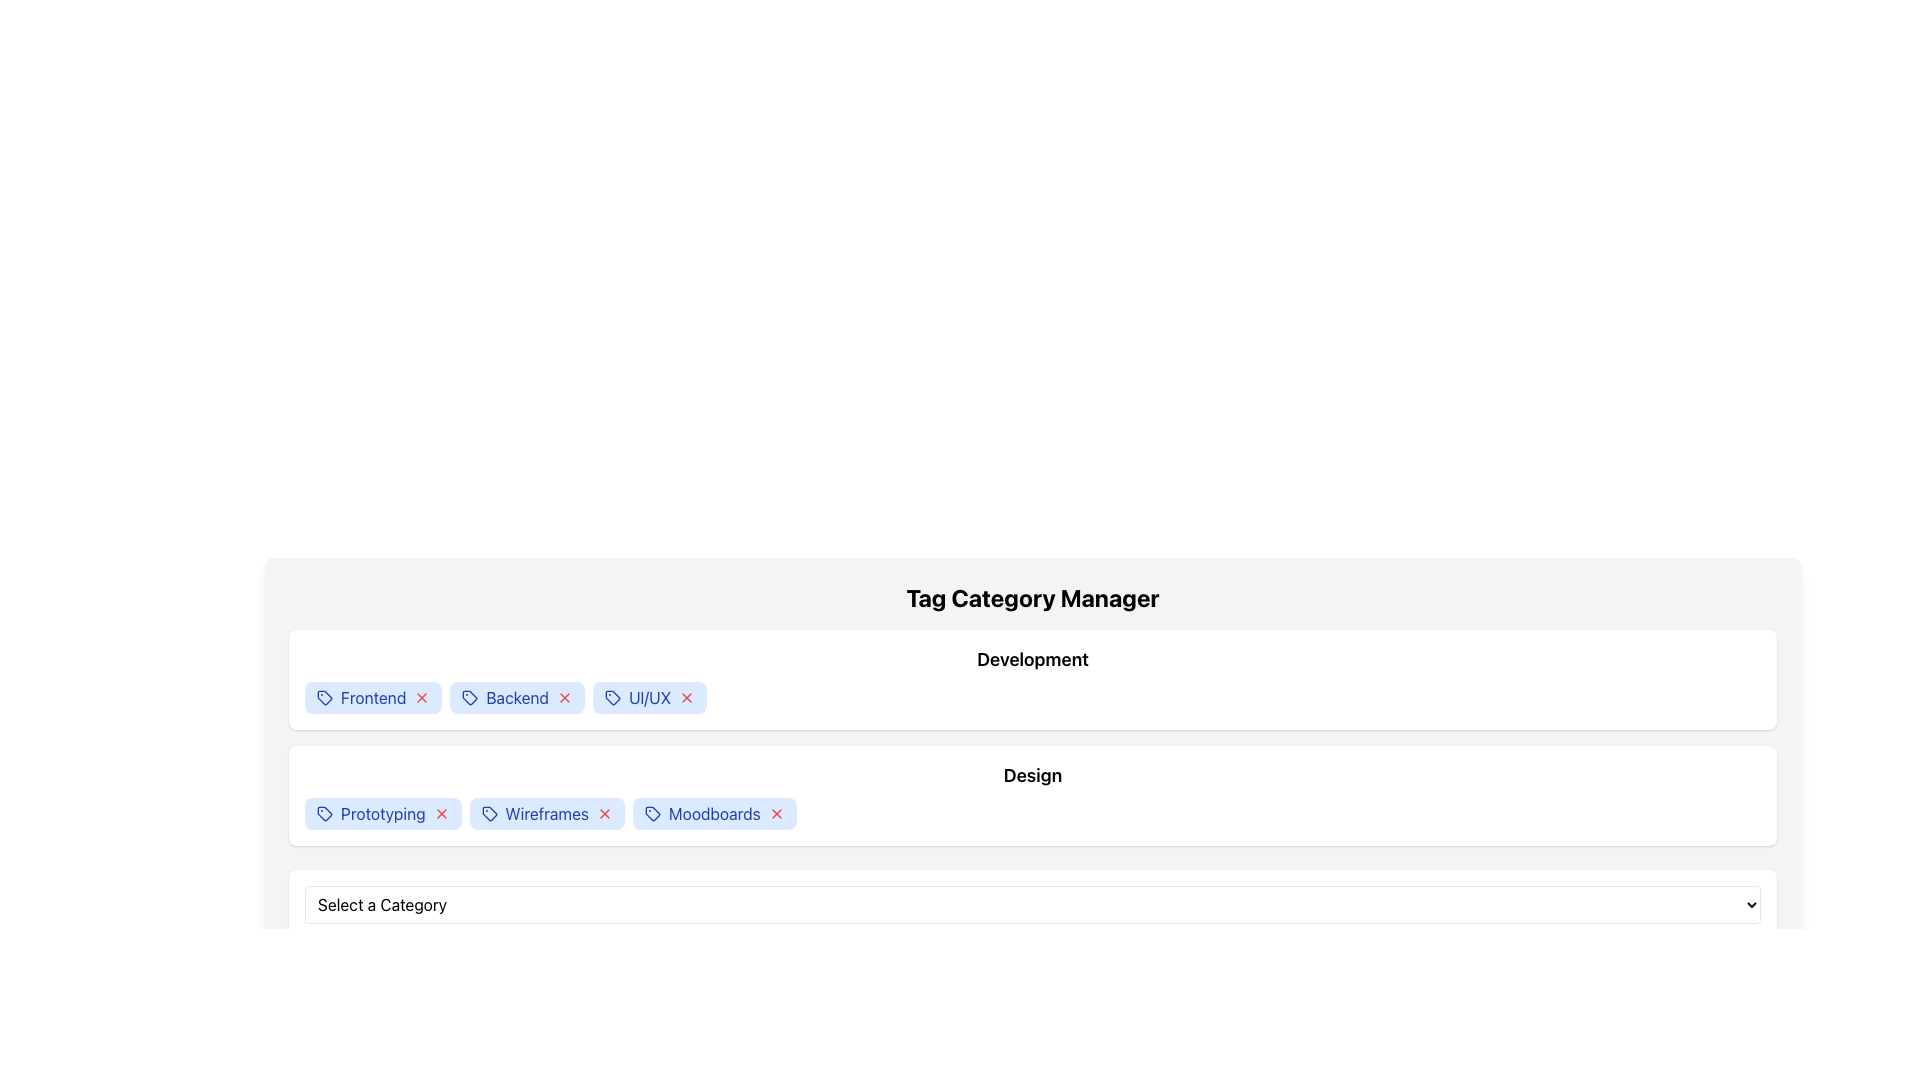  I want to click on the appearance of the tag icon element, which is a blue outlined vector graphic located to the left of the 'Wireframes' text under the 'Design' section, so click(489, 813).